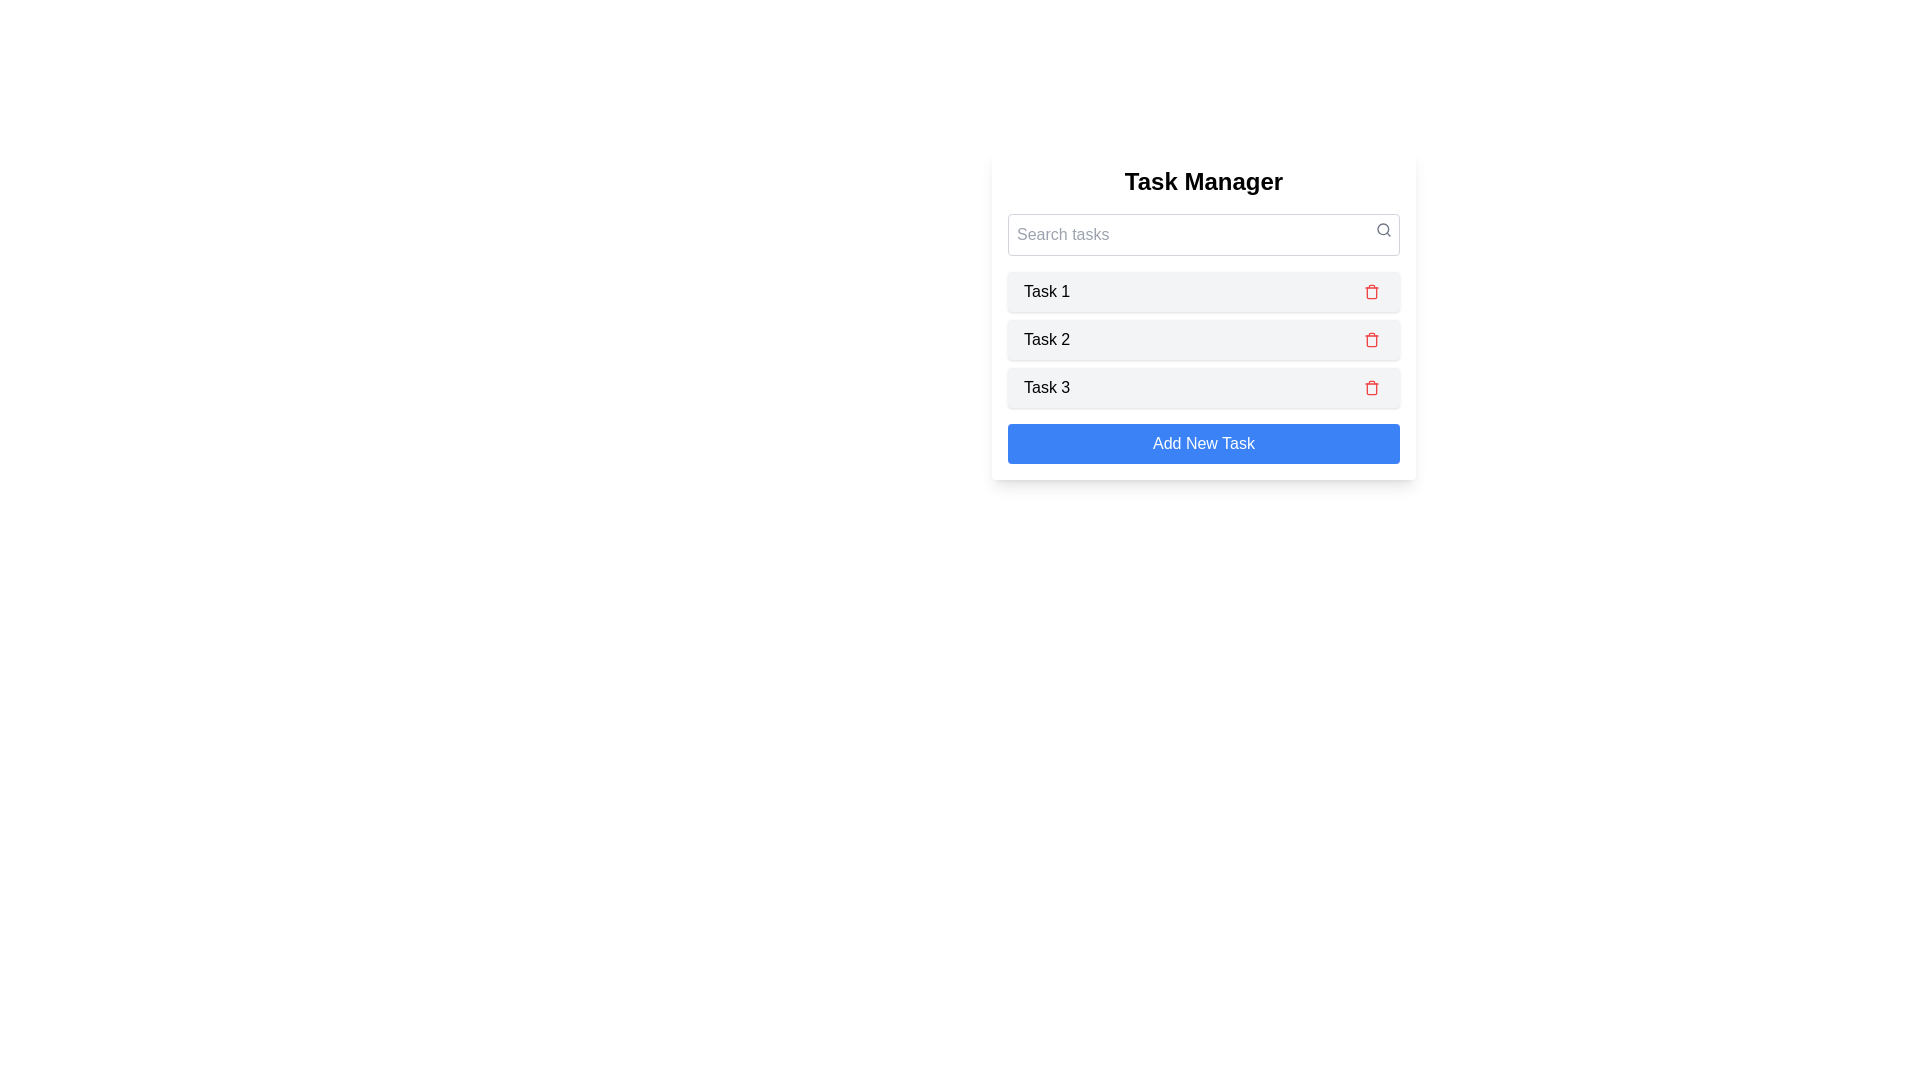 This screenshot has width=1920, height=1080. I want to click on the search icon to initiate a search action, so click(1382, 229).